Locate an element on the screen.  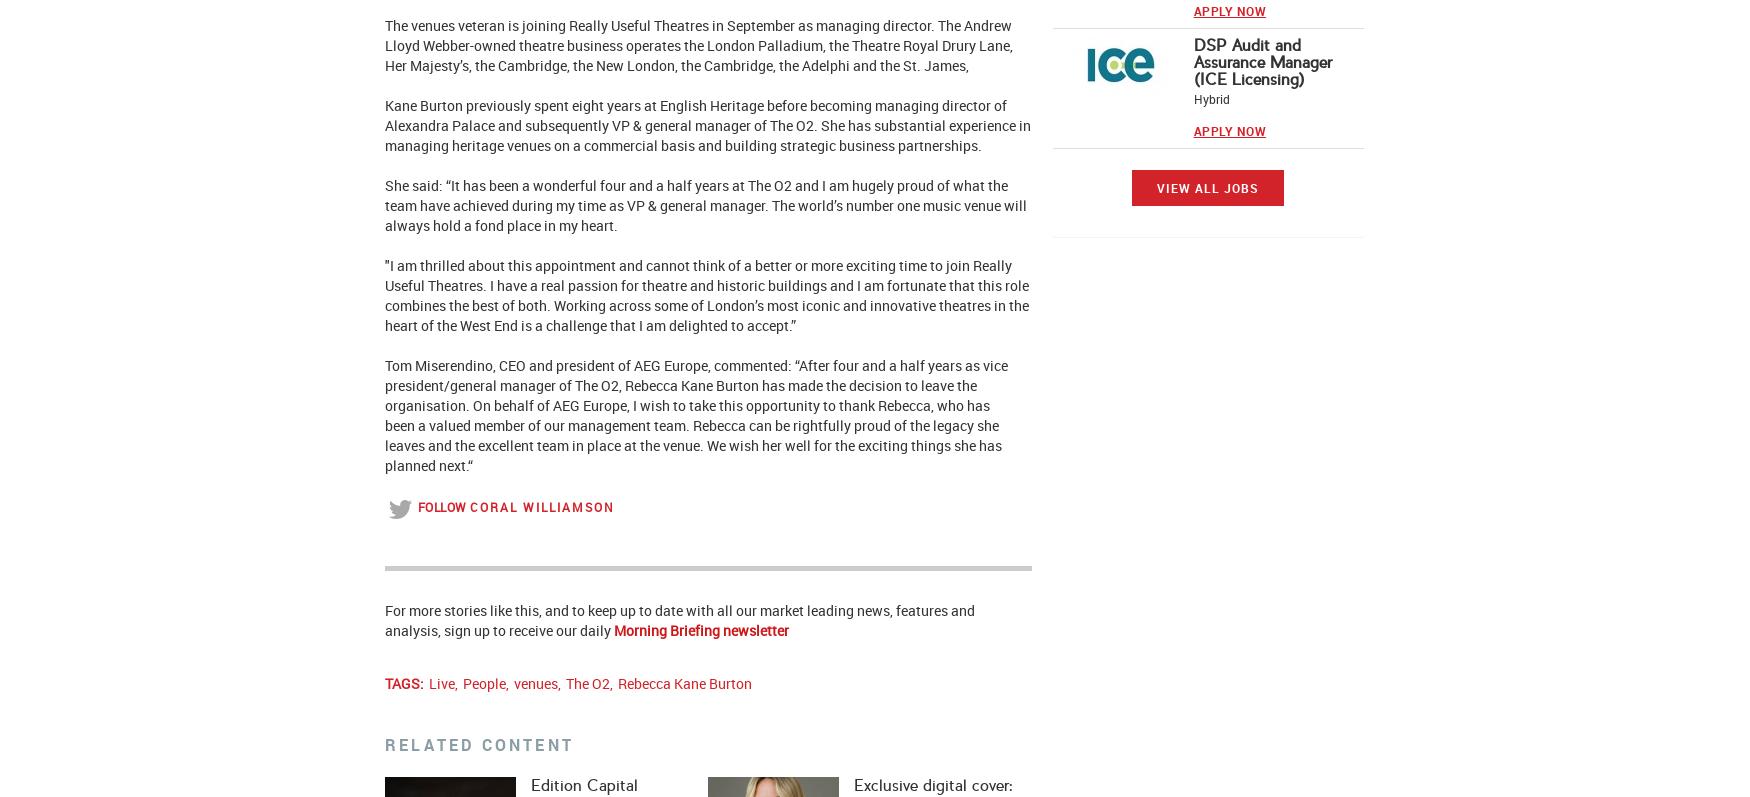
'theatre business operates the London Palladium, the Theatre Royal Drury Lane, Her Majesty’s, the Cambridge, the New London, the Cambridge, the Adelphi and the St. James,' is located at coordinates (698, 55).